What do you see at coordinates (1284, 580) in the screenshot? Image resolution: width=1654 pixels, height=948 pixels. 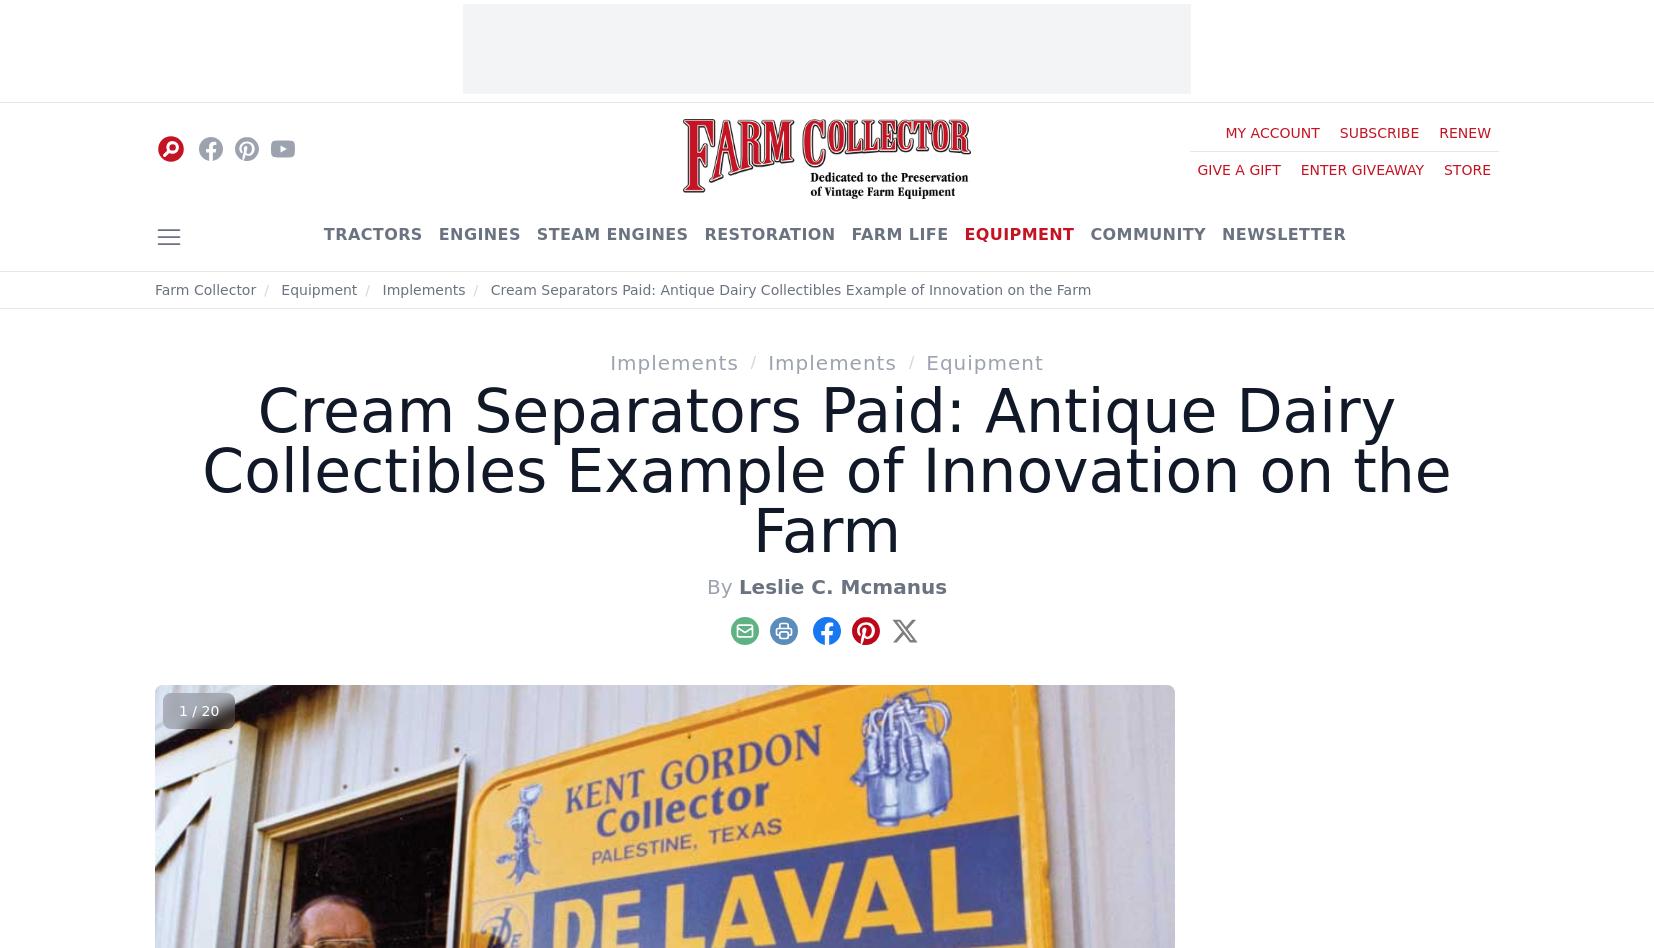 I see `'Ten Agricultural Inventions that Changed the Face of Farming in America'` at bounding box center [1284, 580].